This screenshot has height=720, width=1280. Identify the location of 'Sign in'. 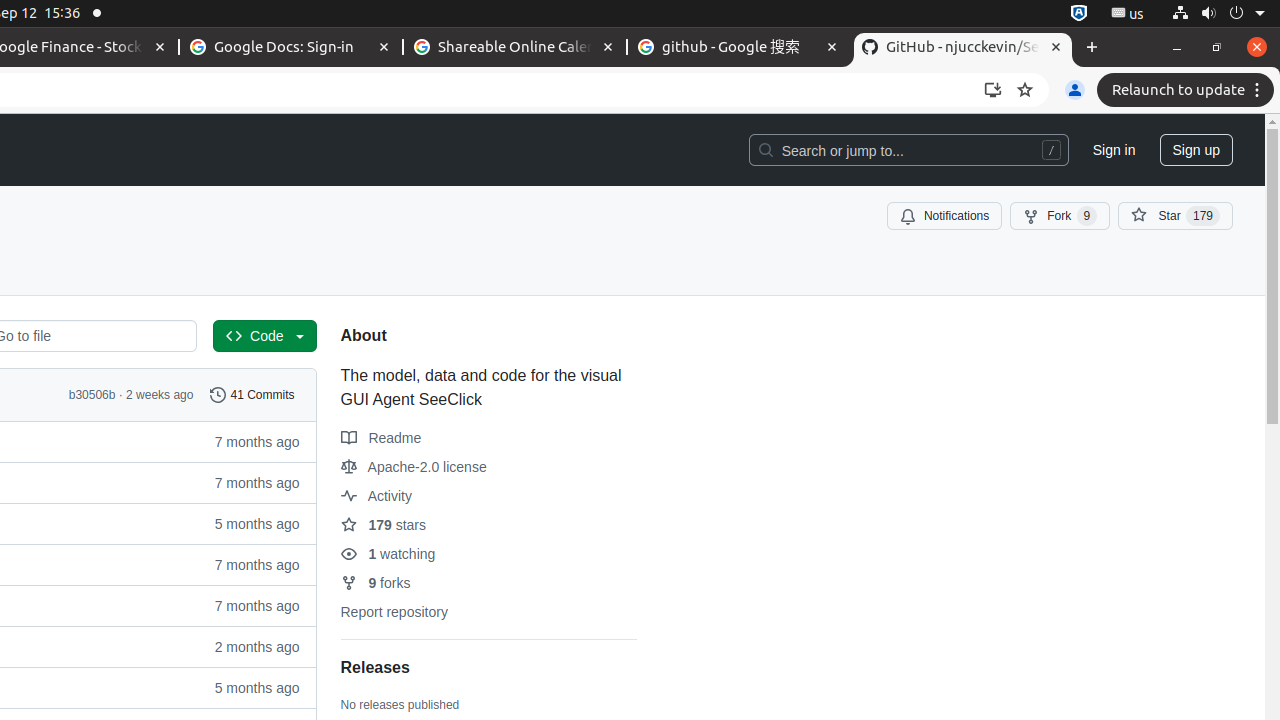
(1112, 148).